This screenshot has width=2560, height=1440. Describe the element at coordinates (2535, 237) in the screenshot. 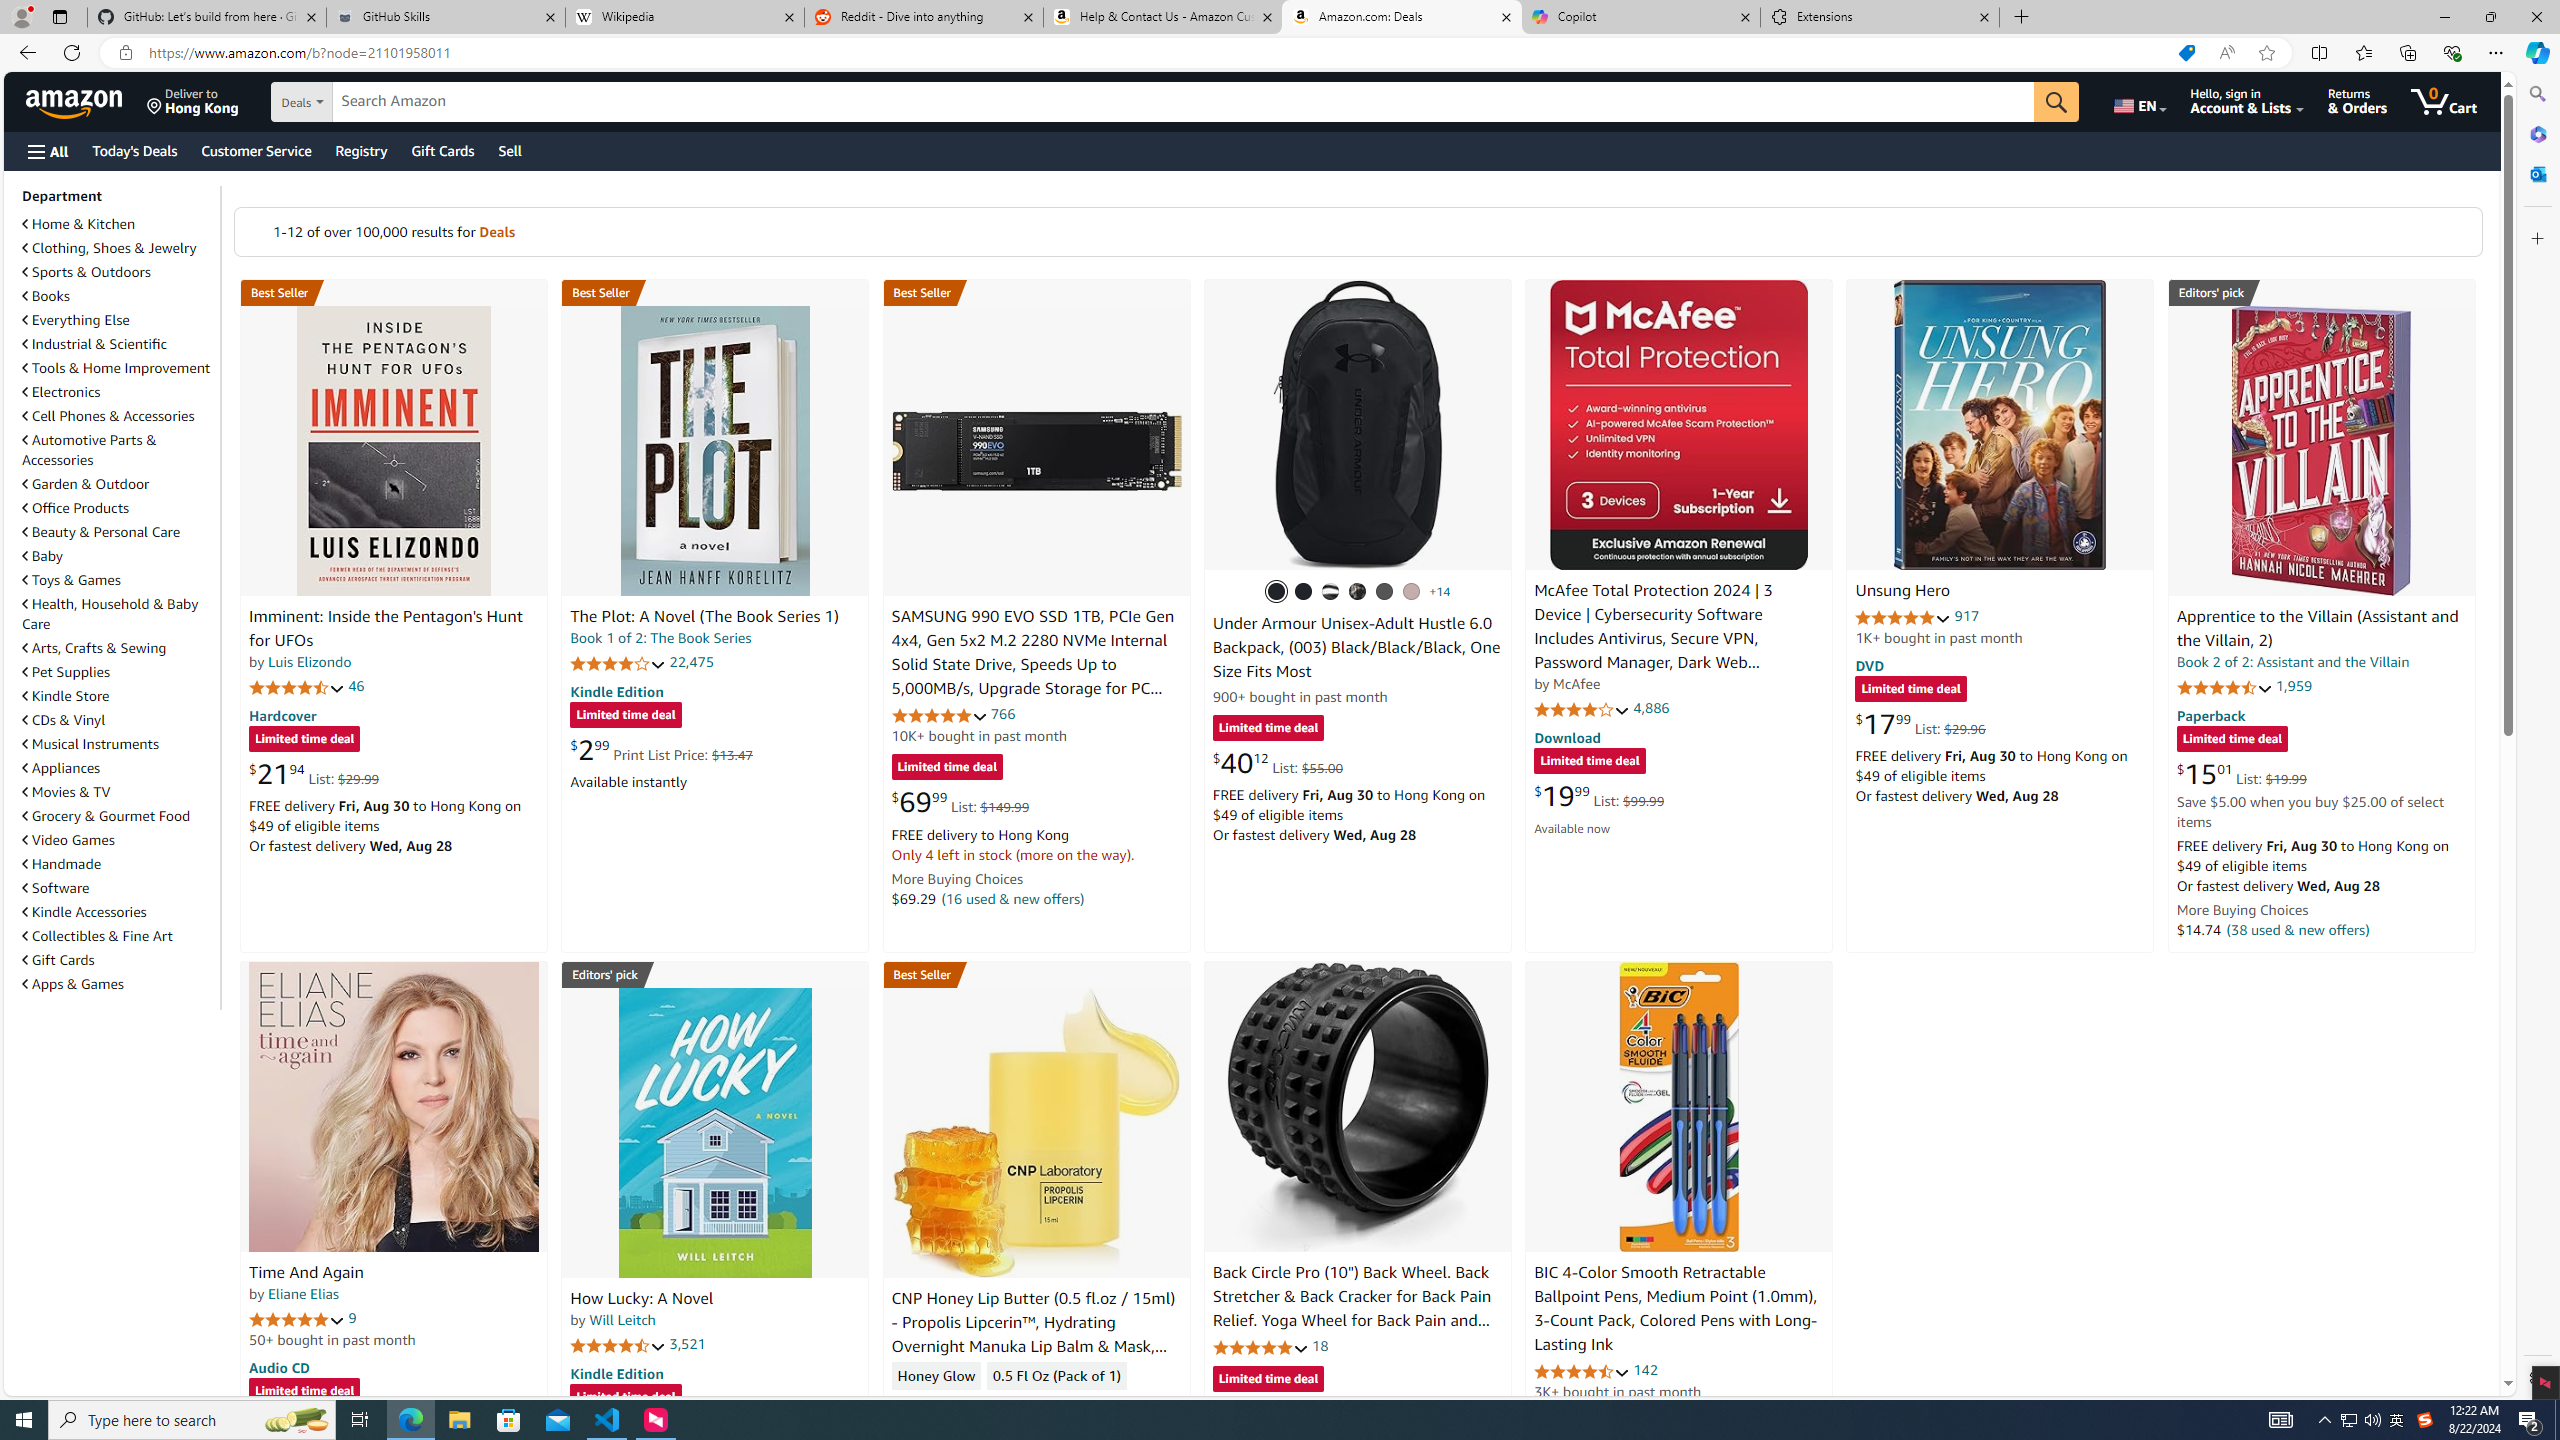

I see `'Customize'` at that location.